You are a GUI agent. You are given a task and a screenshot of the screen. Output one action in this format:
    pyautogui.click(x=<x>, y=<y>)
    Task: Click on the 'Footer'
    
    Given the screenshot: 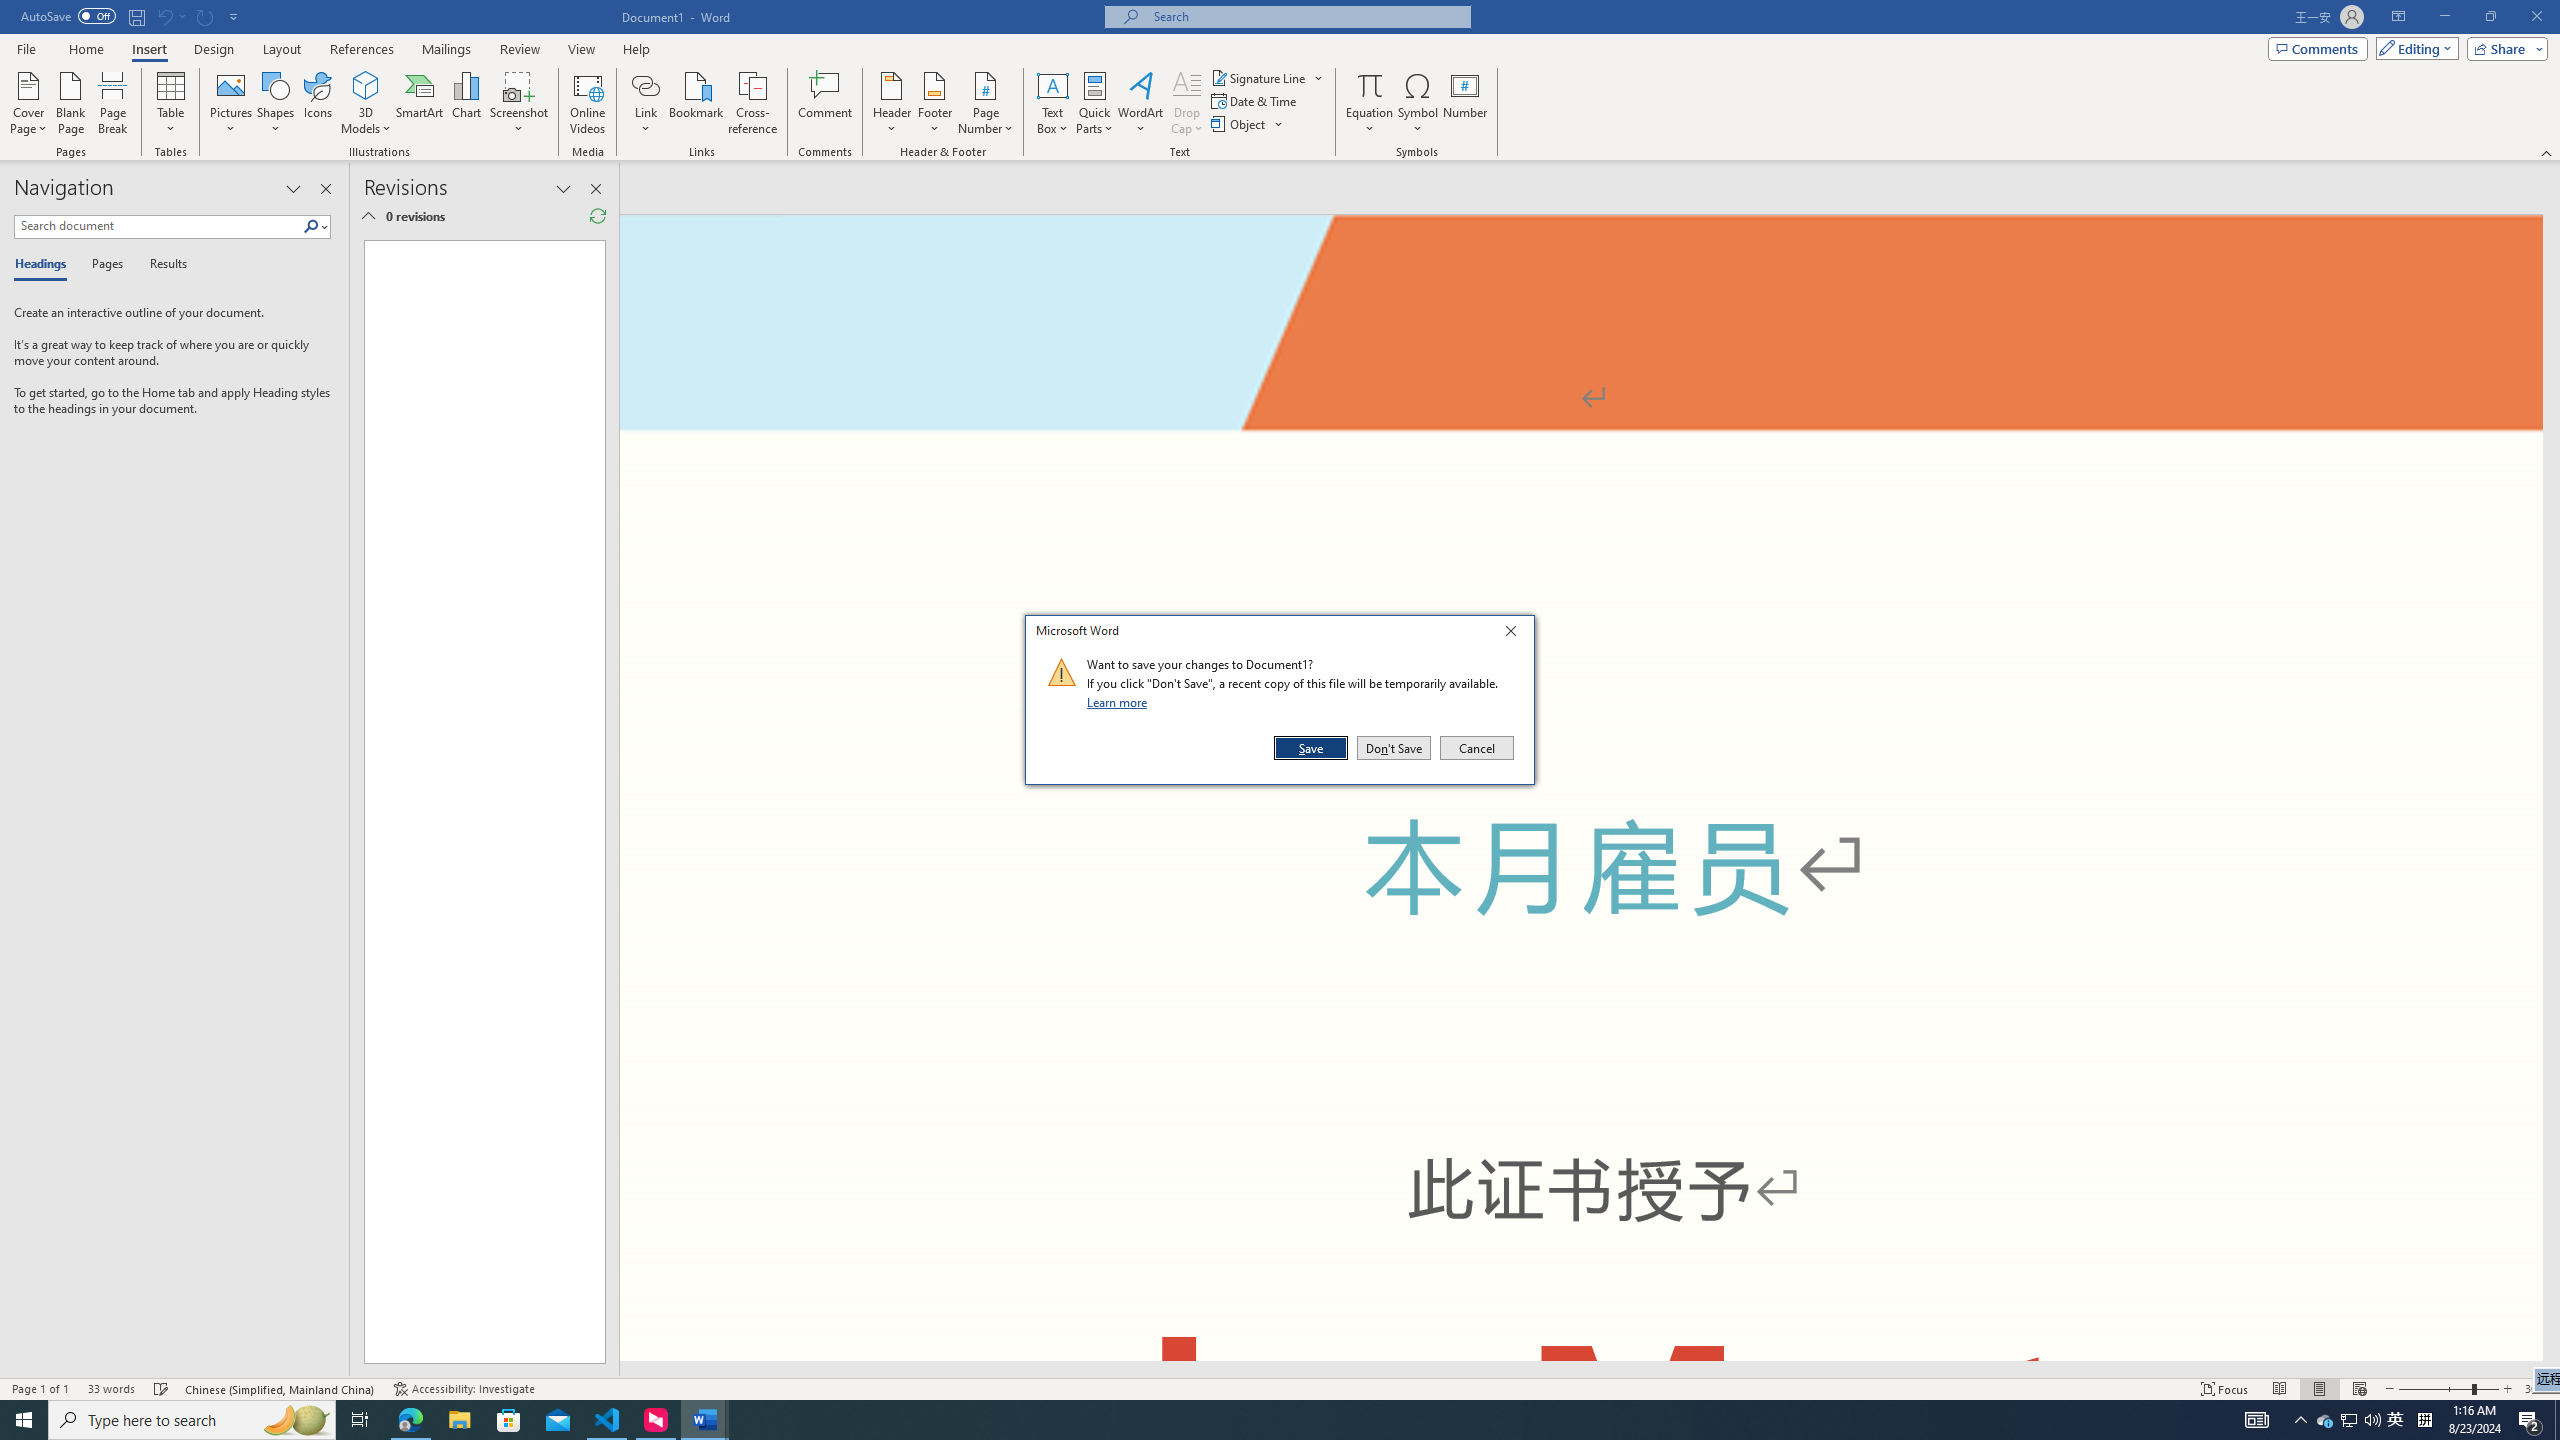 What is the action you would take?
    pyautogui.click(x=933, y=103)
    